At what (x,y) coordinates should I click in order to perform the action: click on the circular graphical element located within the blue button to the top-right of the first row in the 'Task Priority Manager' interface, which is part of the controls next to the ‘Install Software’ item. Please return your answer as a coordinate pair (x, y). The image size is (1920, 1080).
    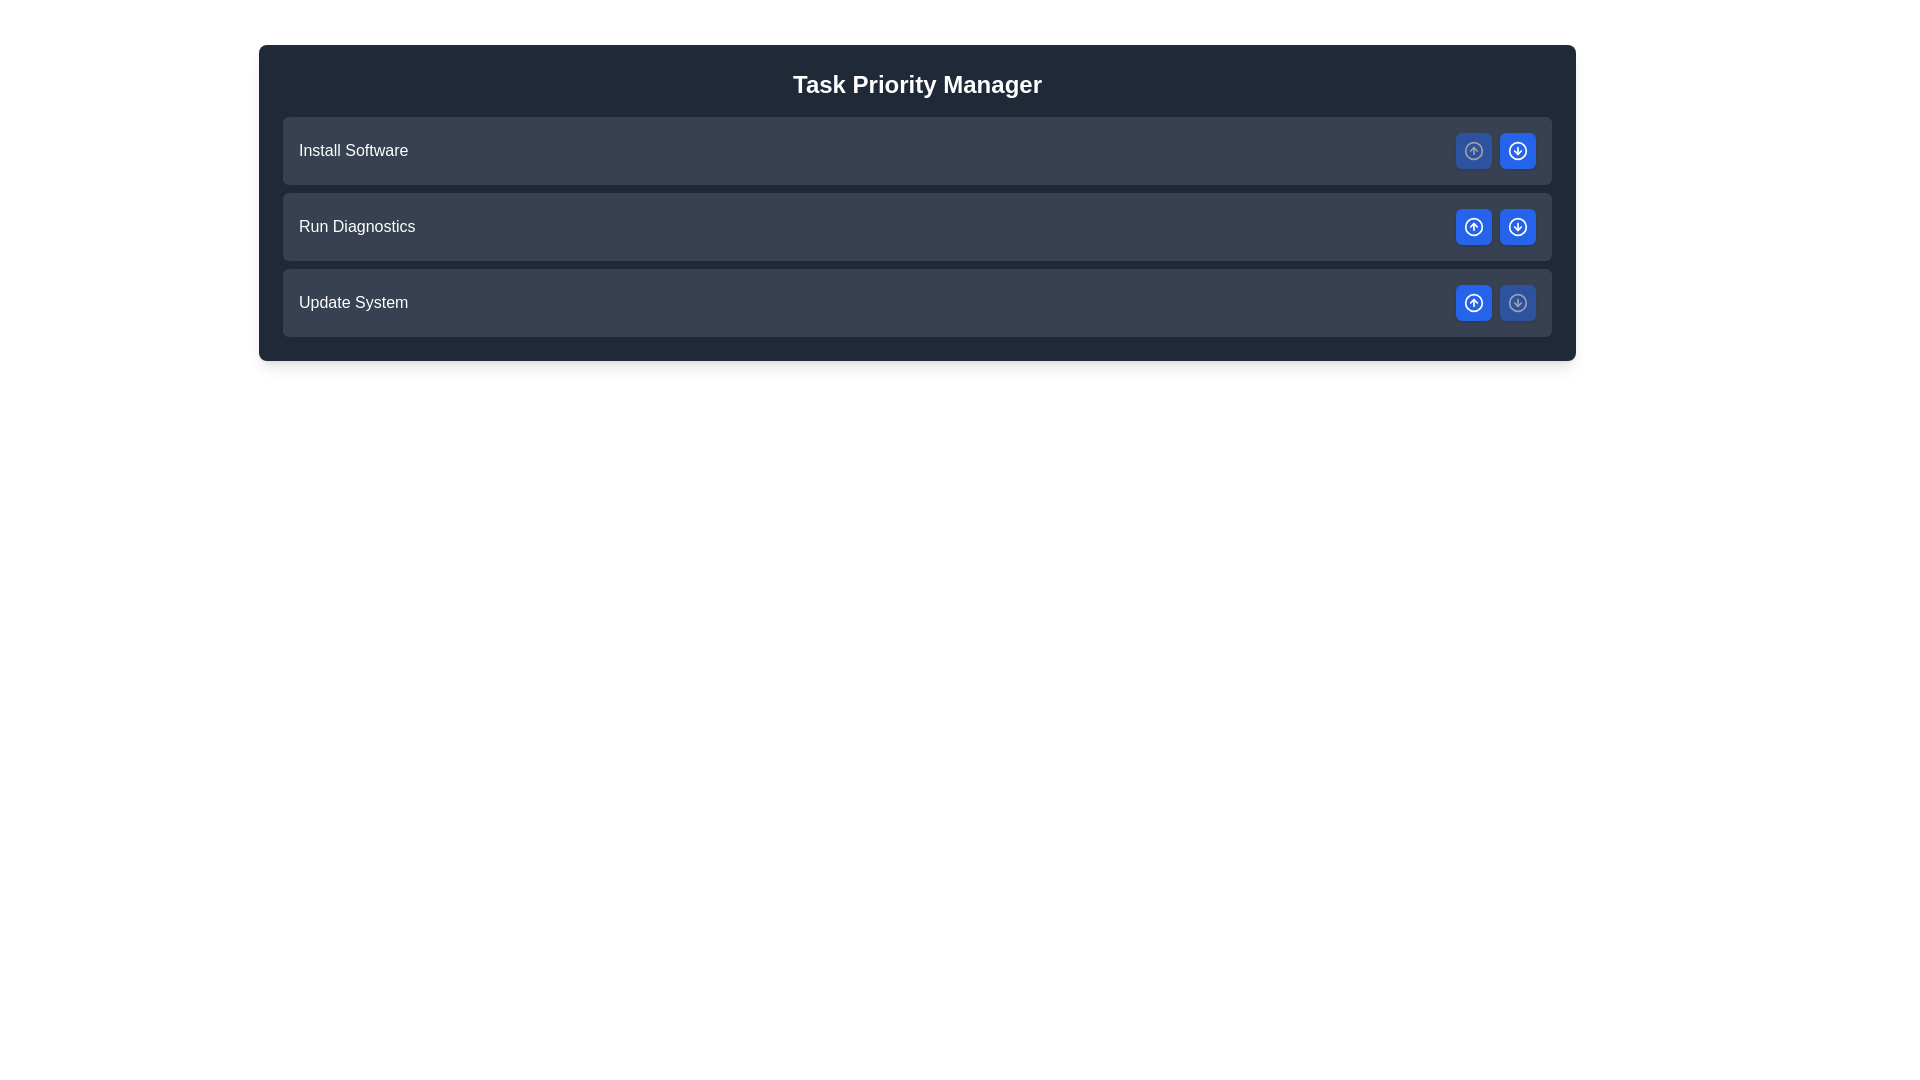
    Looking at the image, I should click on (1473, 149).